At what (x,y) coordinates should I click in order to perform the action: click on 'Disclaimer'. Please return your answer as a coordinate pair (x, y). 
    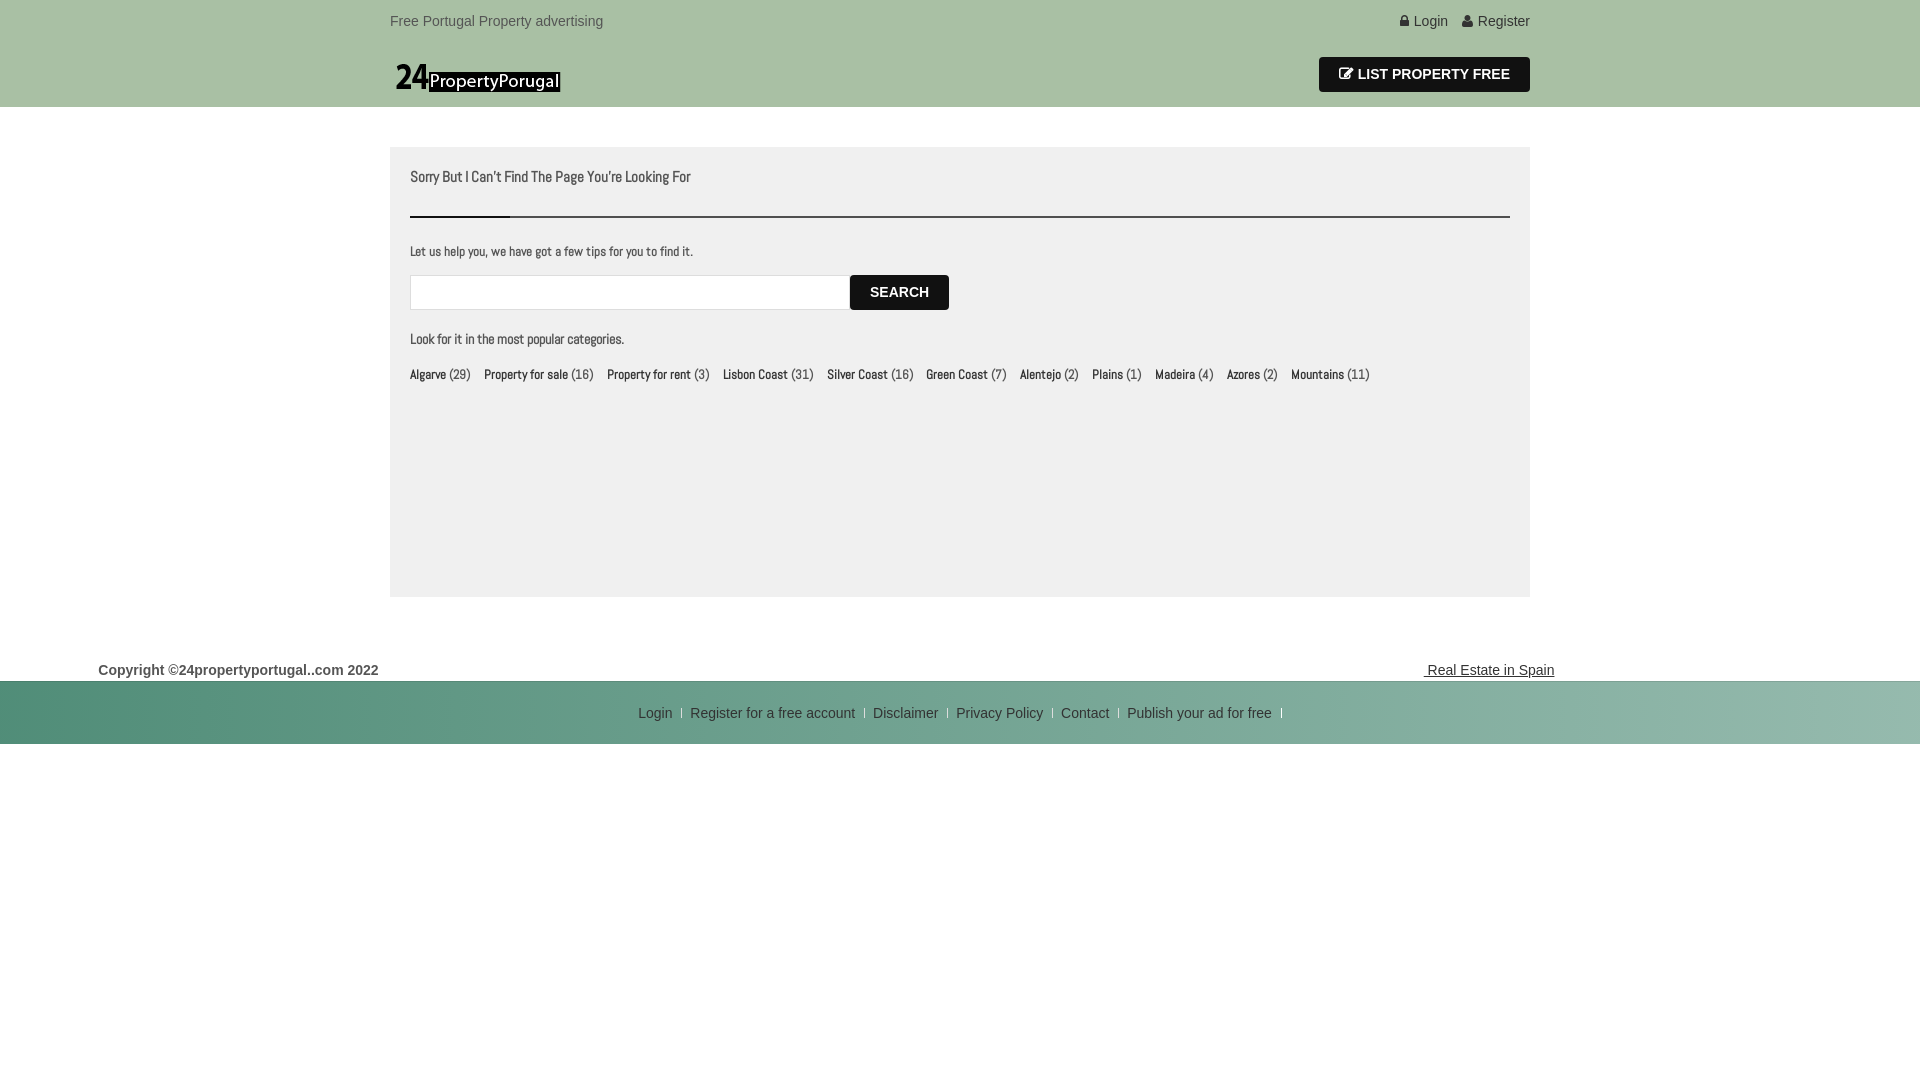
    Looking at the image, I should click on (904, 712).